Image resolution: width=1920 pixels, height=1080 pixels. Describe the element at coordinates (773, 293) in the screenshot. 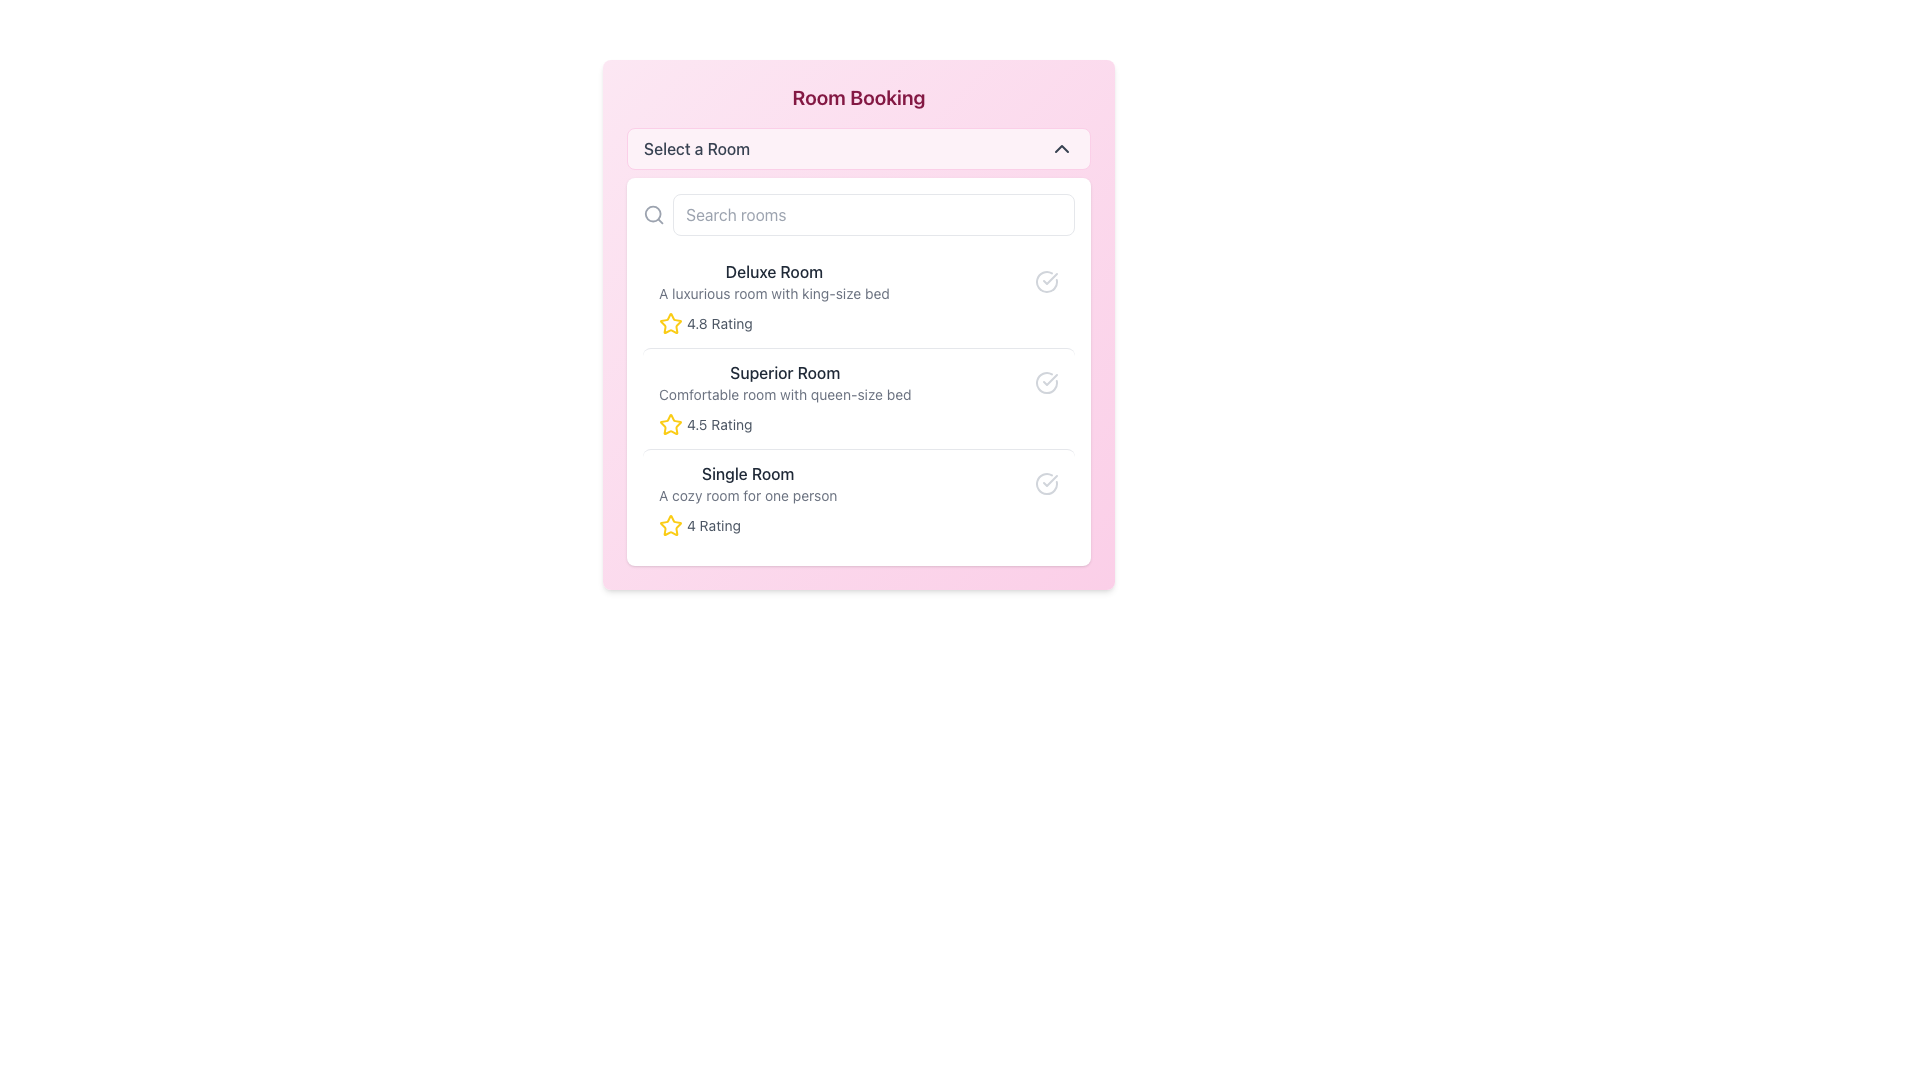

I see `text label that describes the room, which states 'A luxurious room with king-size bed', positioned below the title 'Deluxe Room'` at that location.